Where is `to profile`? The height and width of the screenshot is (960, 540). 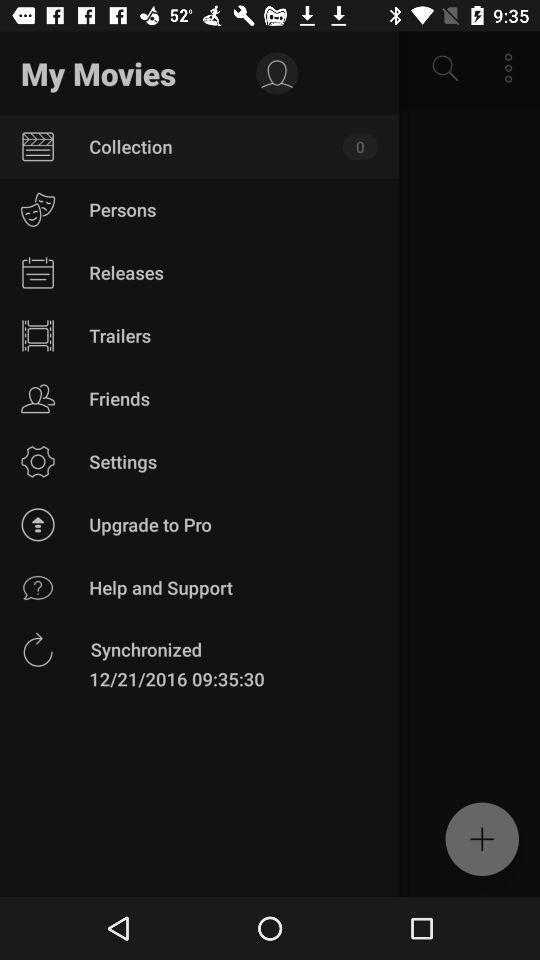 to profile is located at coordinates (276, 74).